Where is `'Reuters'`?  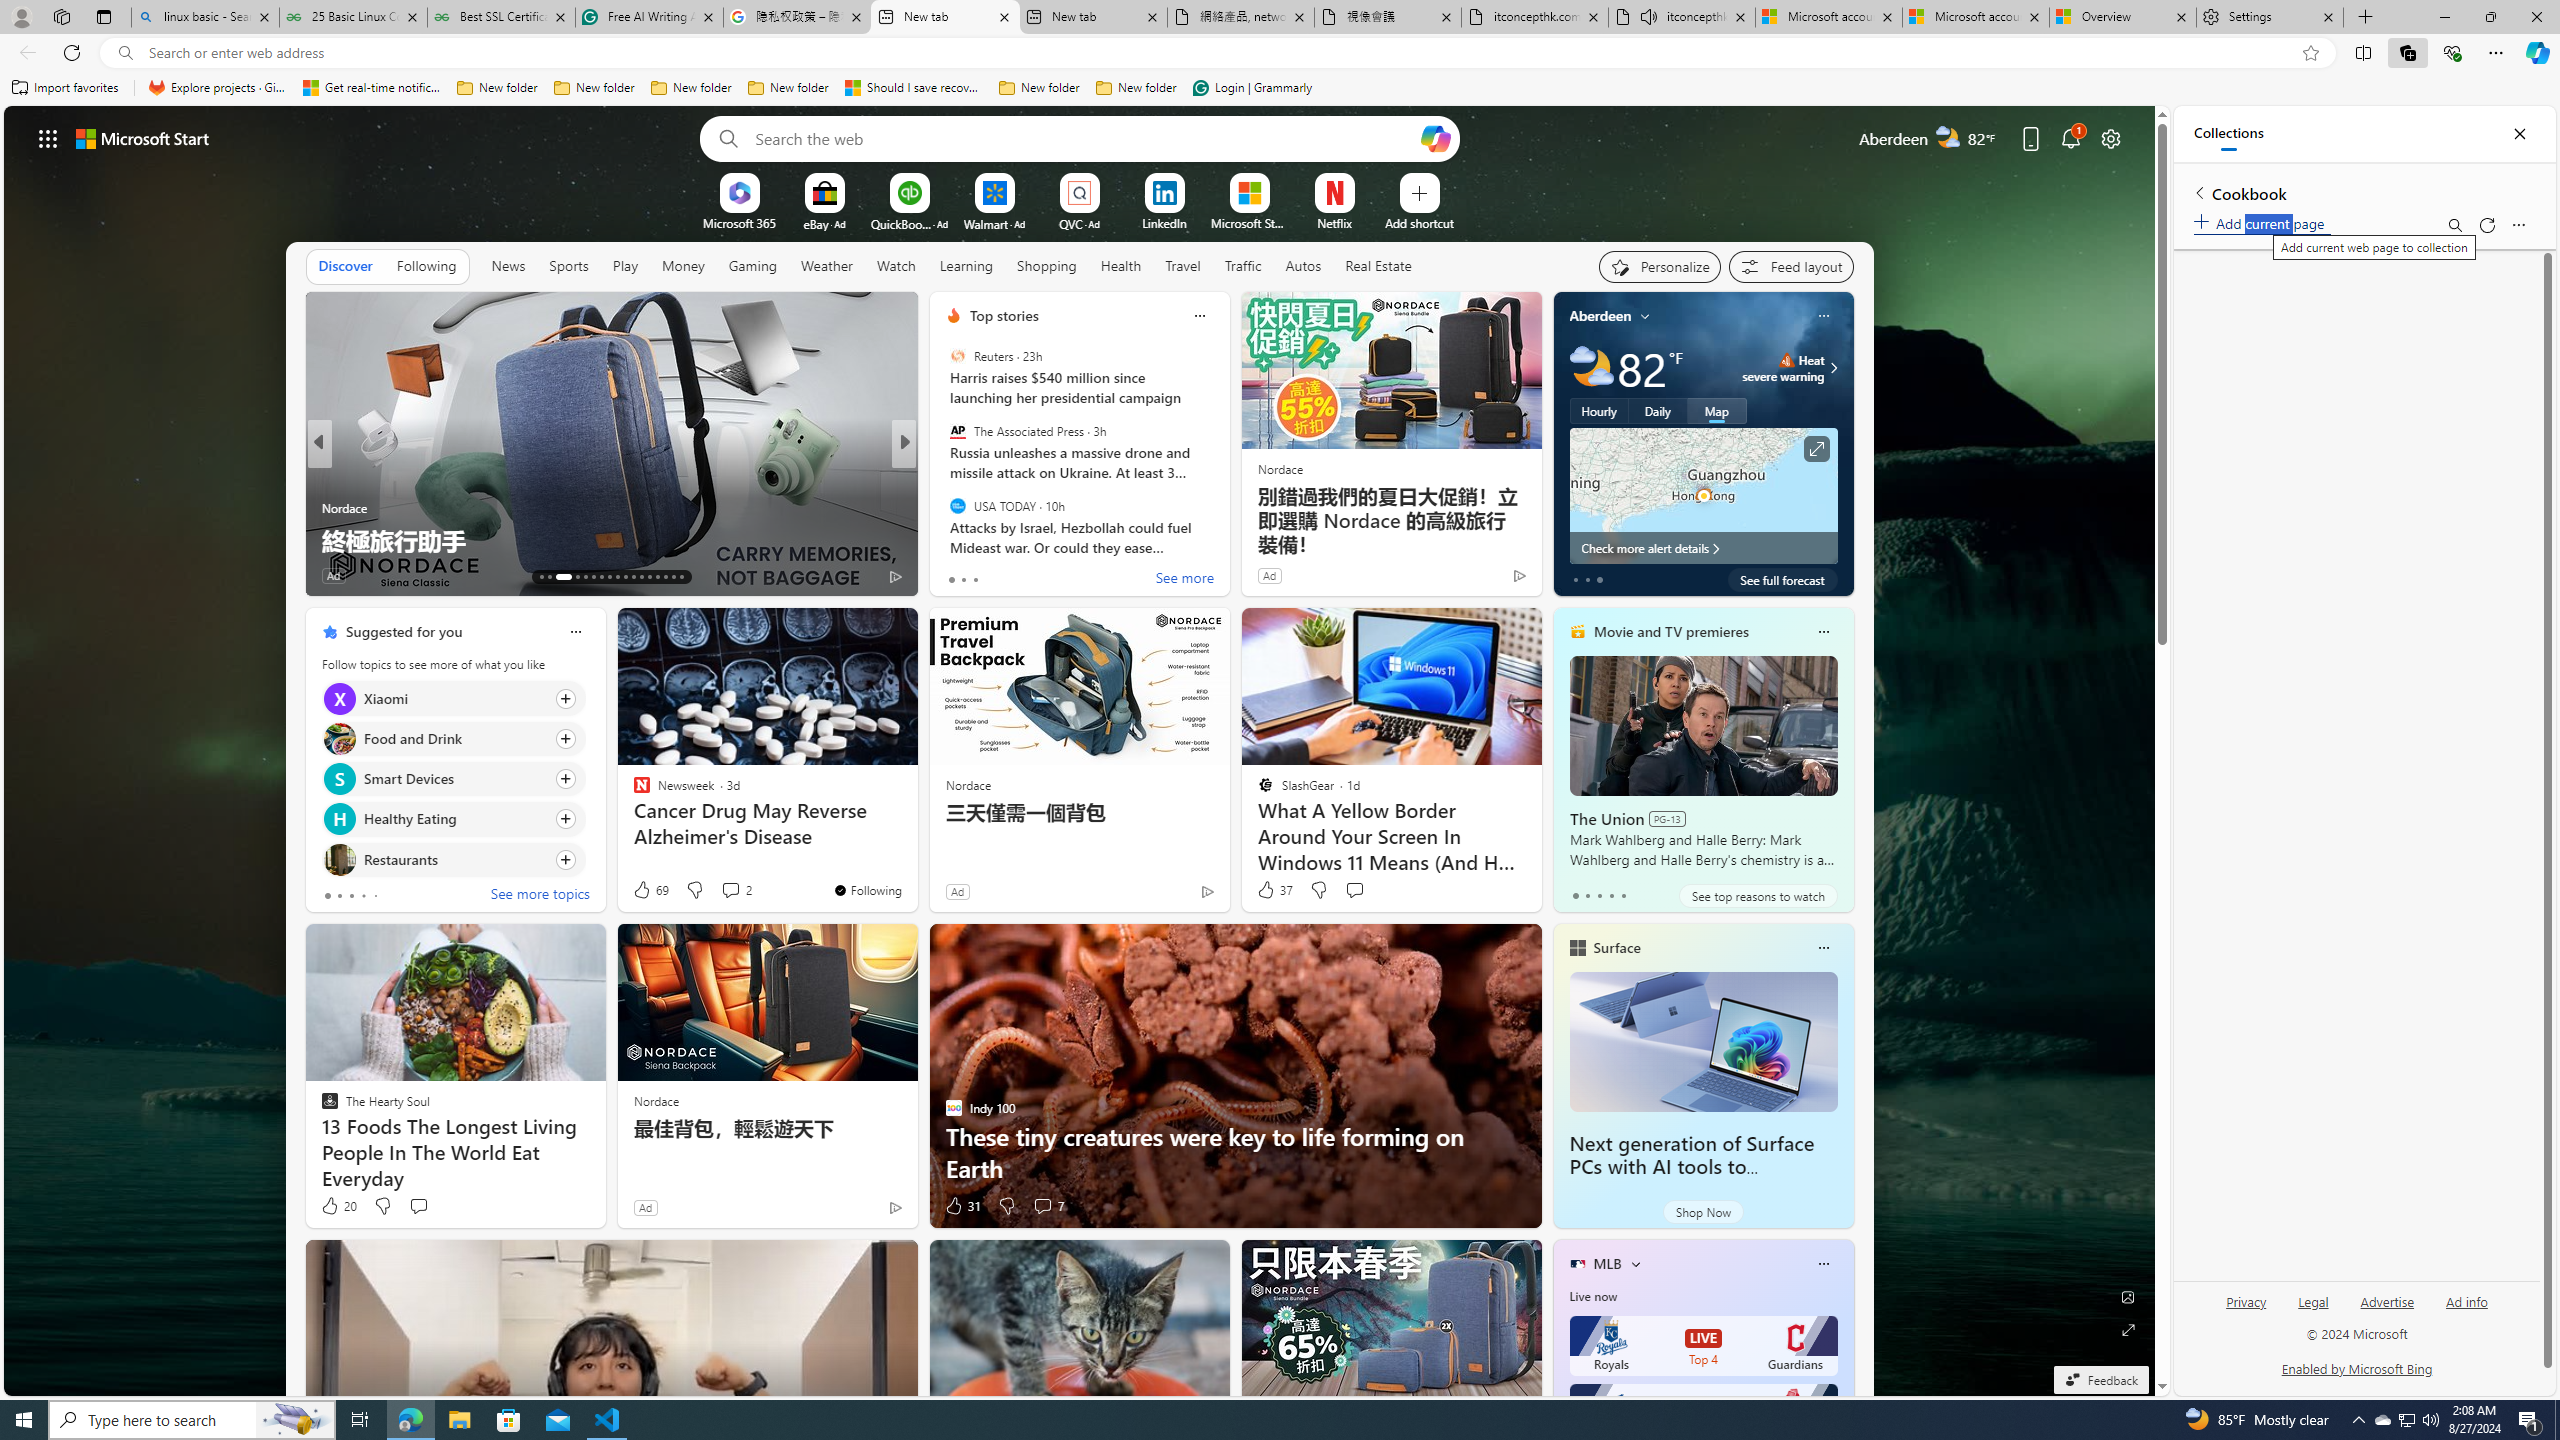
'Reuters' is located at coordinates (957, 356).